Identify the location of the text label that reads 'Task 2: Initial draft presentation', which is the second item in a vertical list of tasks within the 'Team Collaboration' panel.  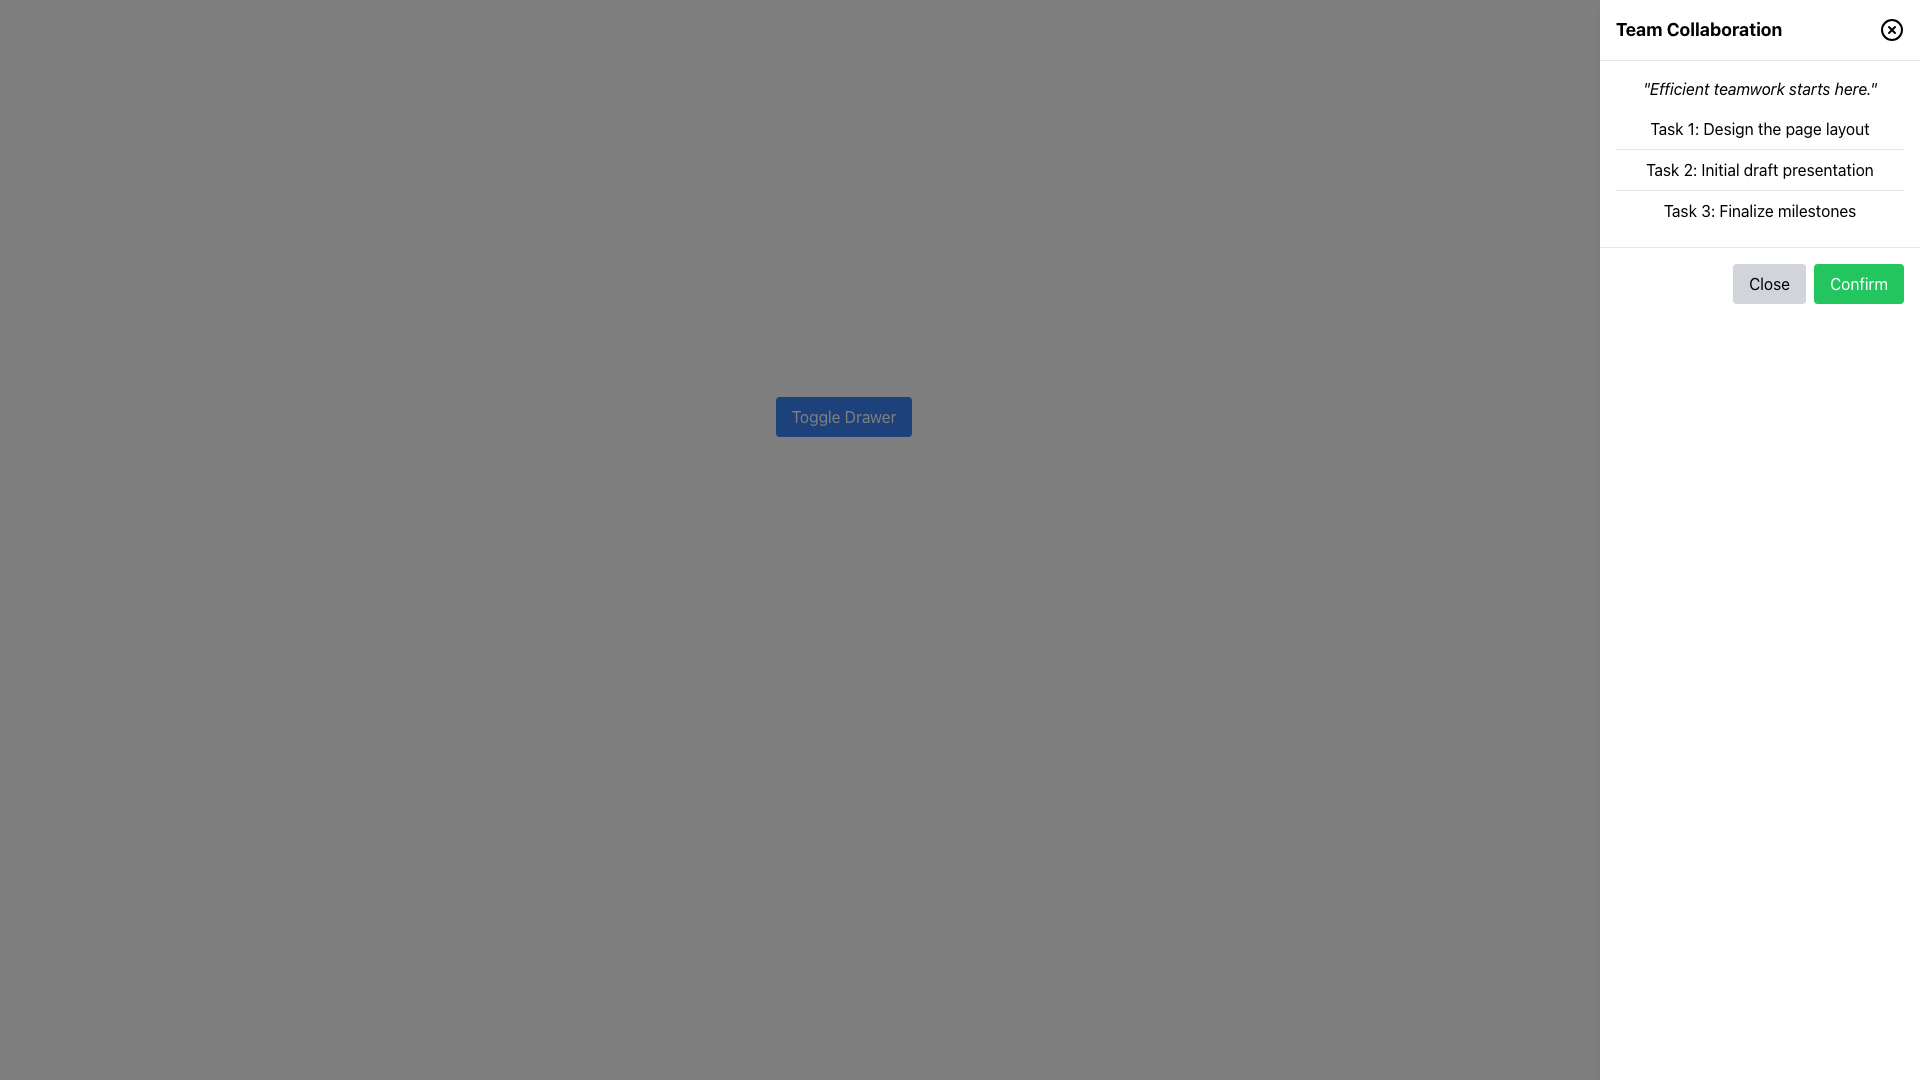
(1760, 168).